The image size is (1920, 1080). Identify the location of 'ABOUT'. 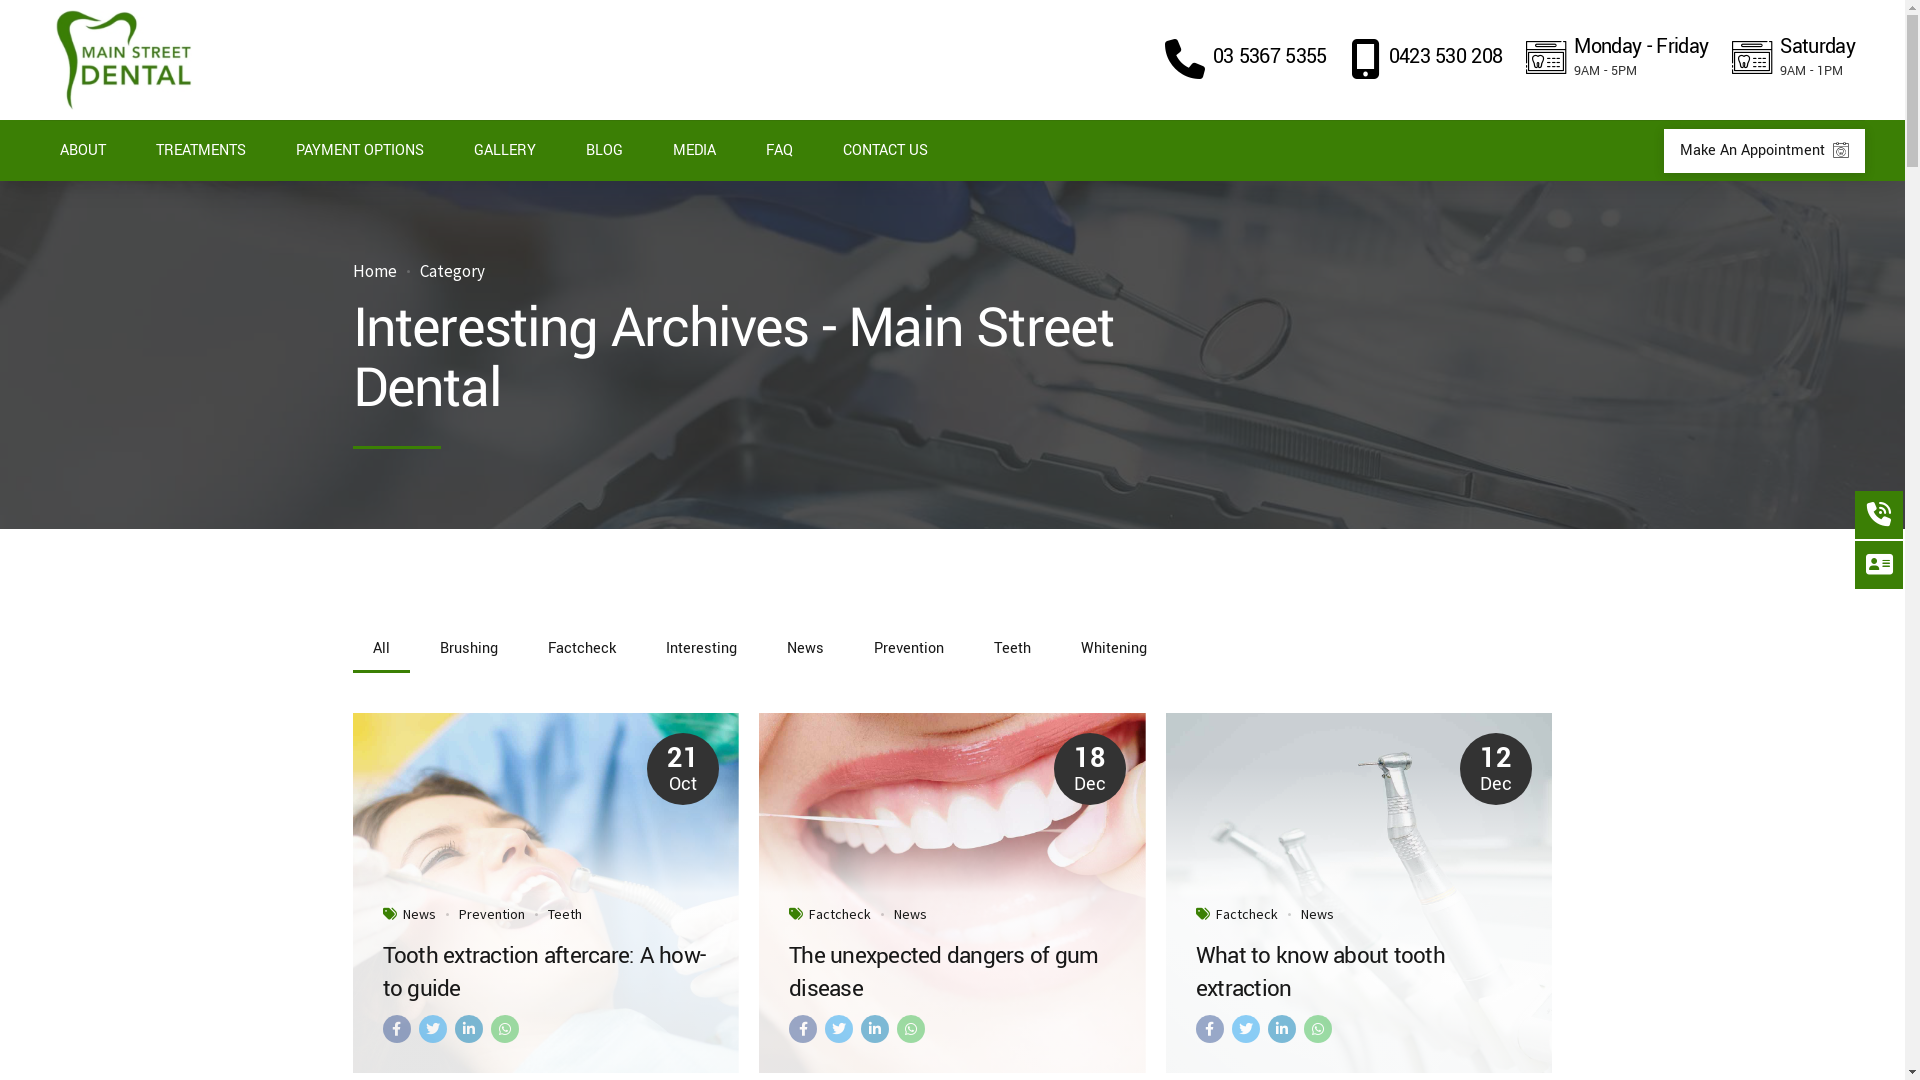
(81, 149).